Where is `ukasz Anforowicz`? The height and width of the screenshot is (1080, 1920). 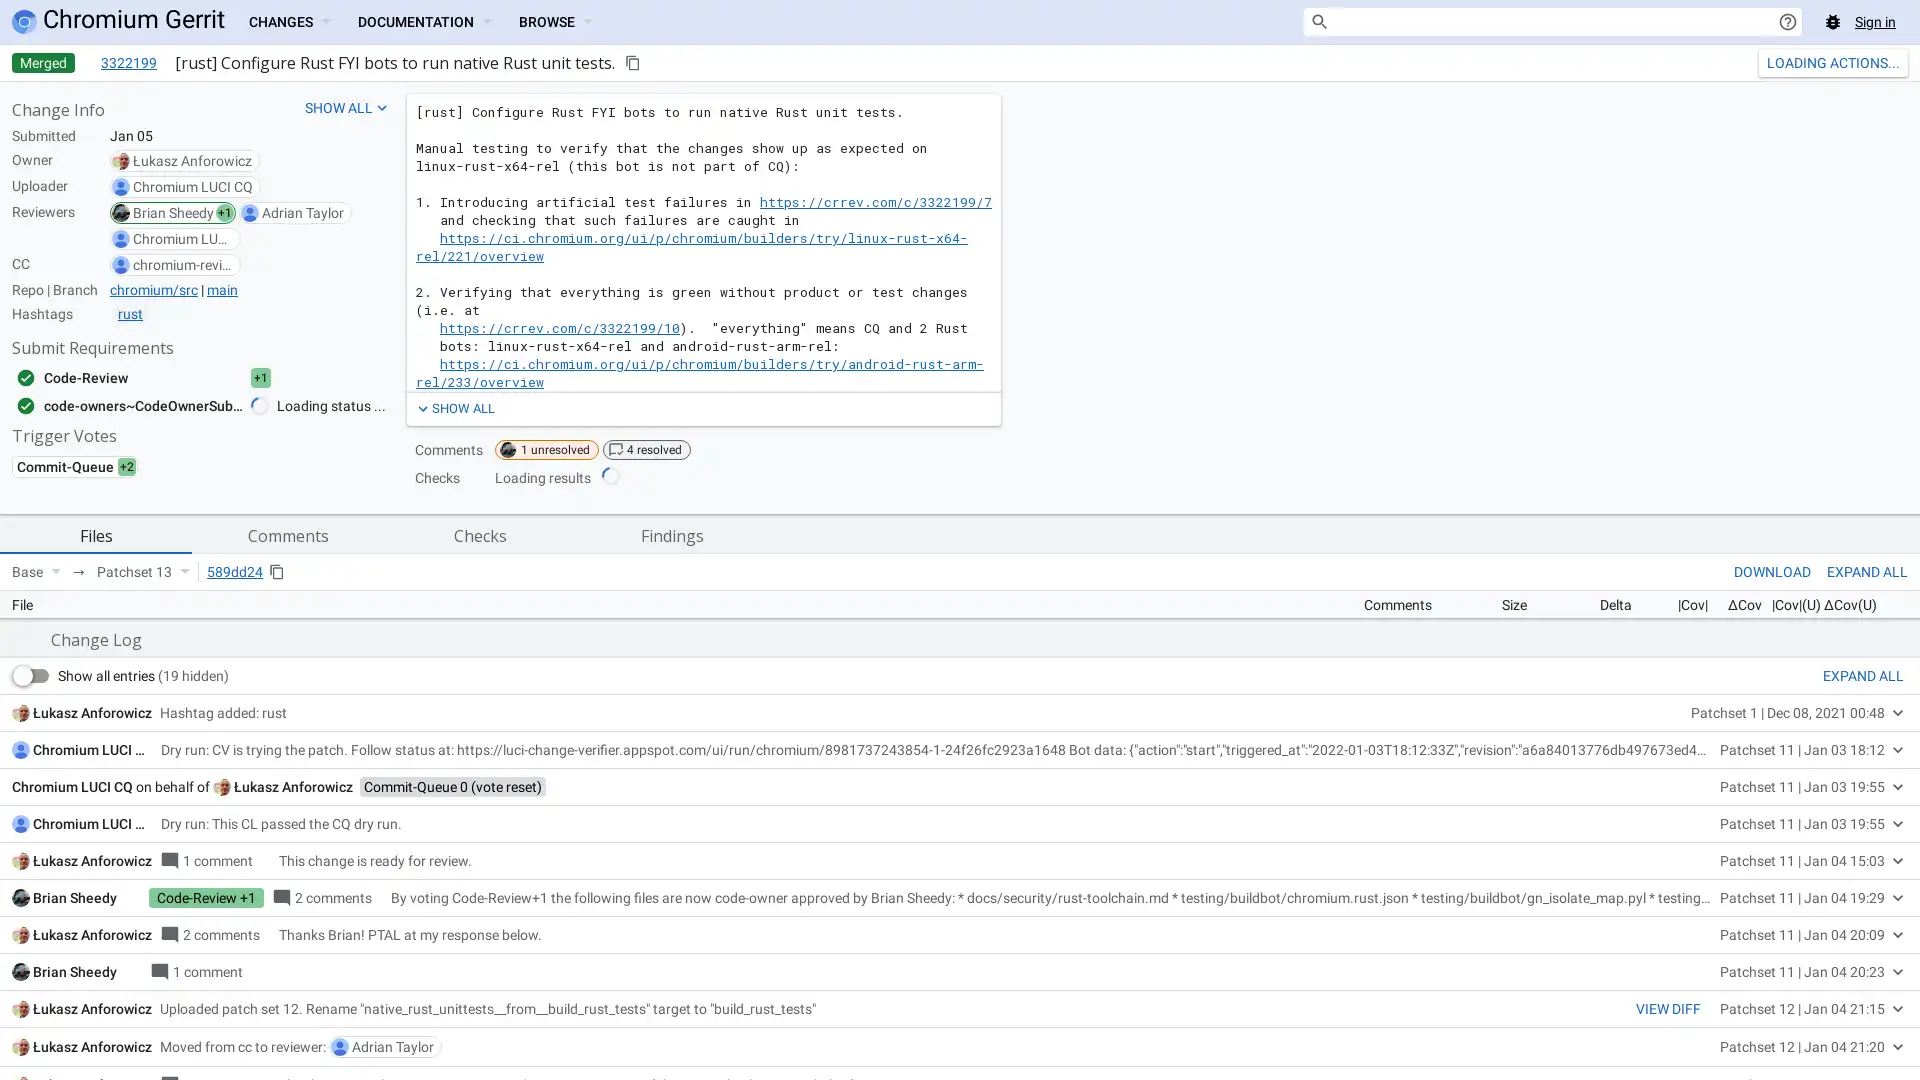
ukasz Anforowicz is located at coordinates (192, 160).